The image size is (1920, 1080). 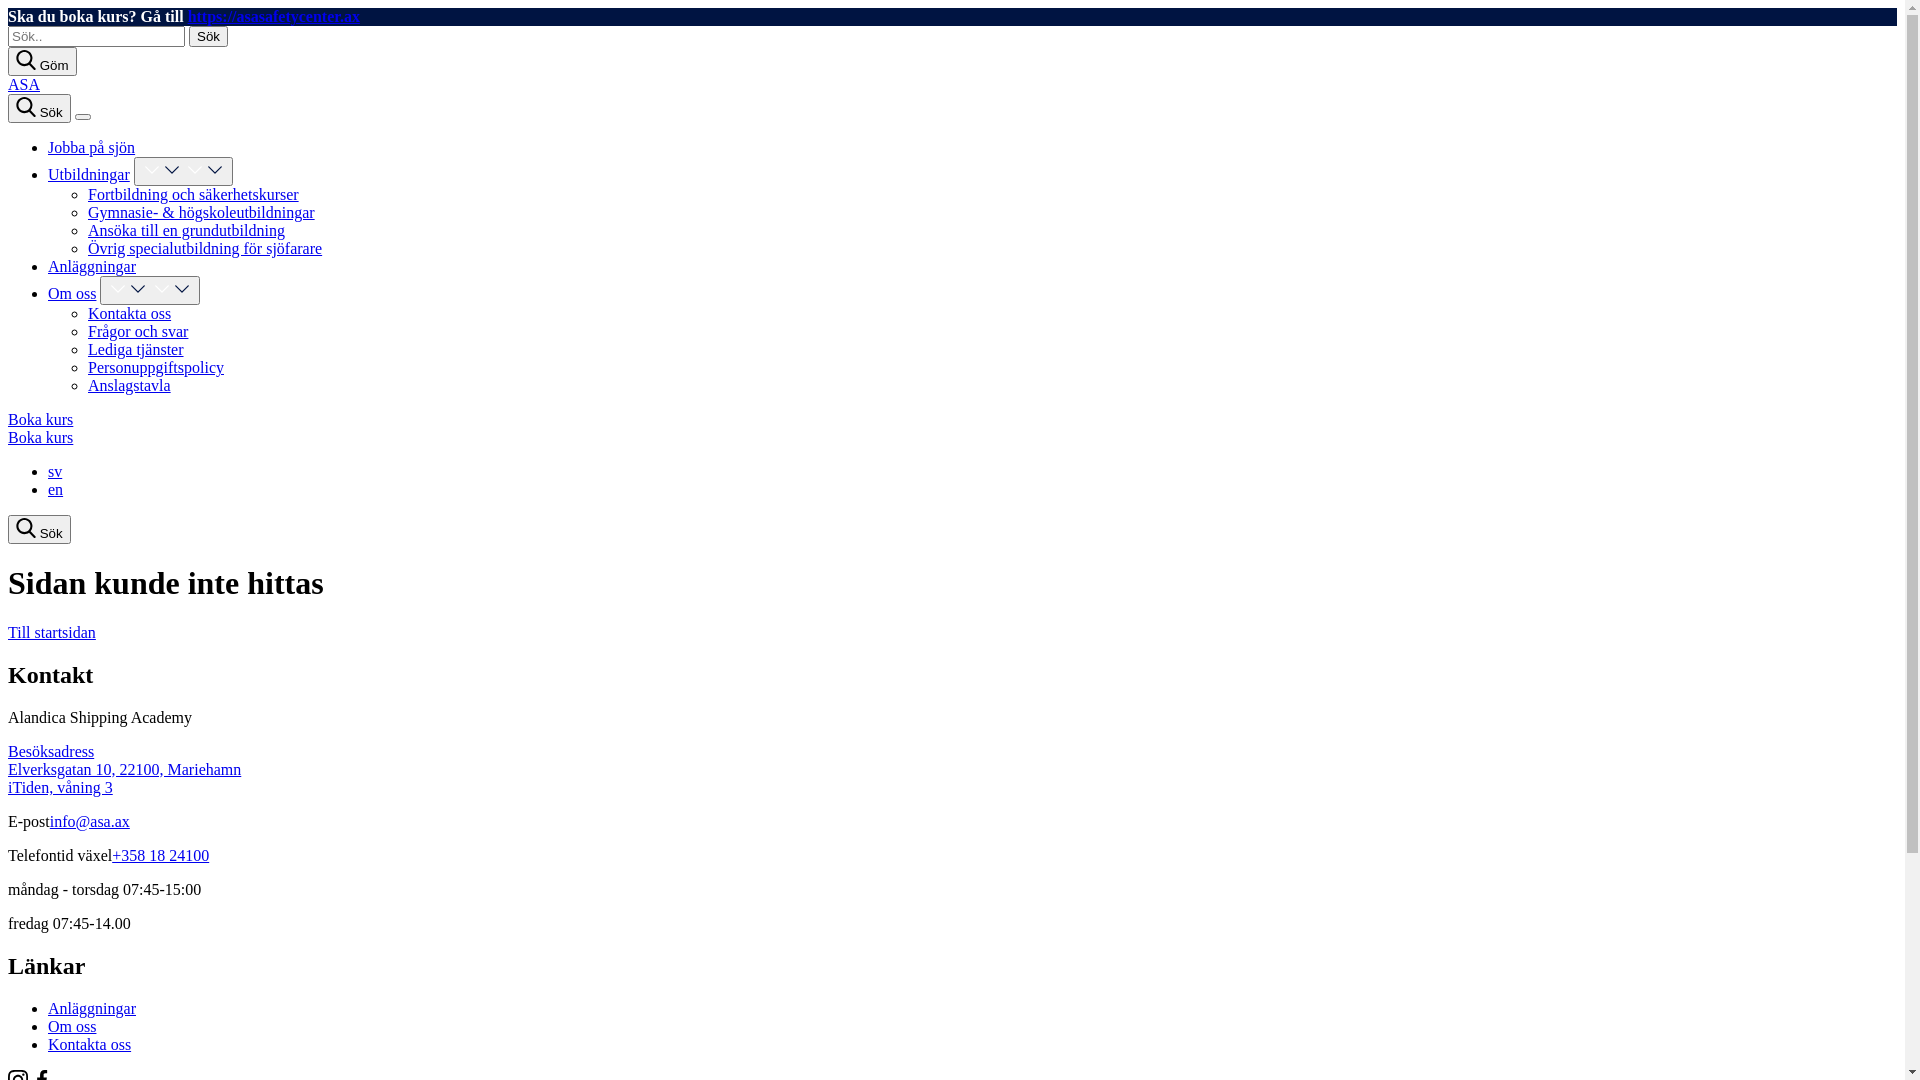 I want to click on '+358 18 24100', so click(x=160, y=855).